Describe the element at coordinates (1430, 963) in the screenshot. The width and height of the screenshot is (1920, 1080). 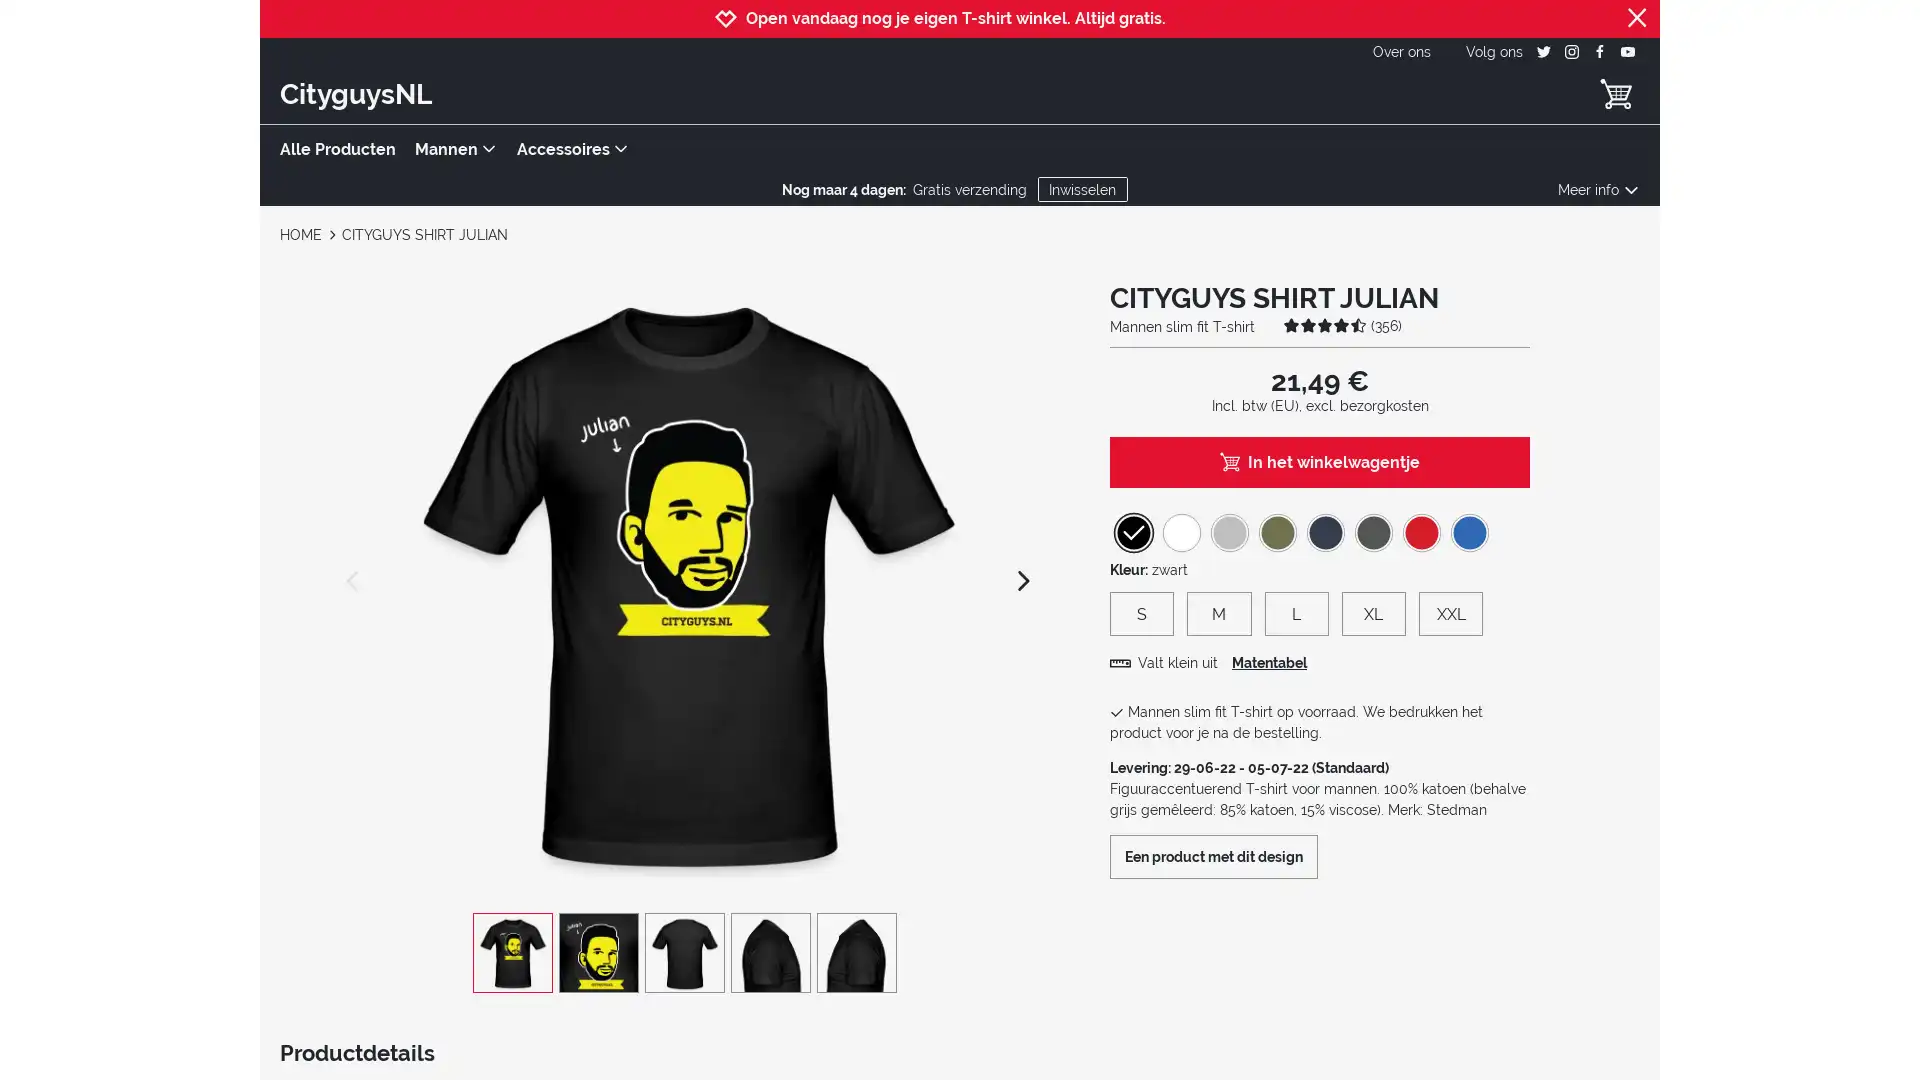
I see `Akkoord` at that location.